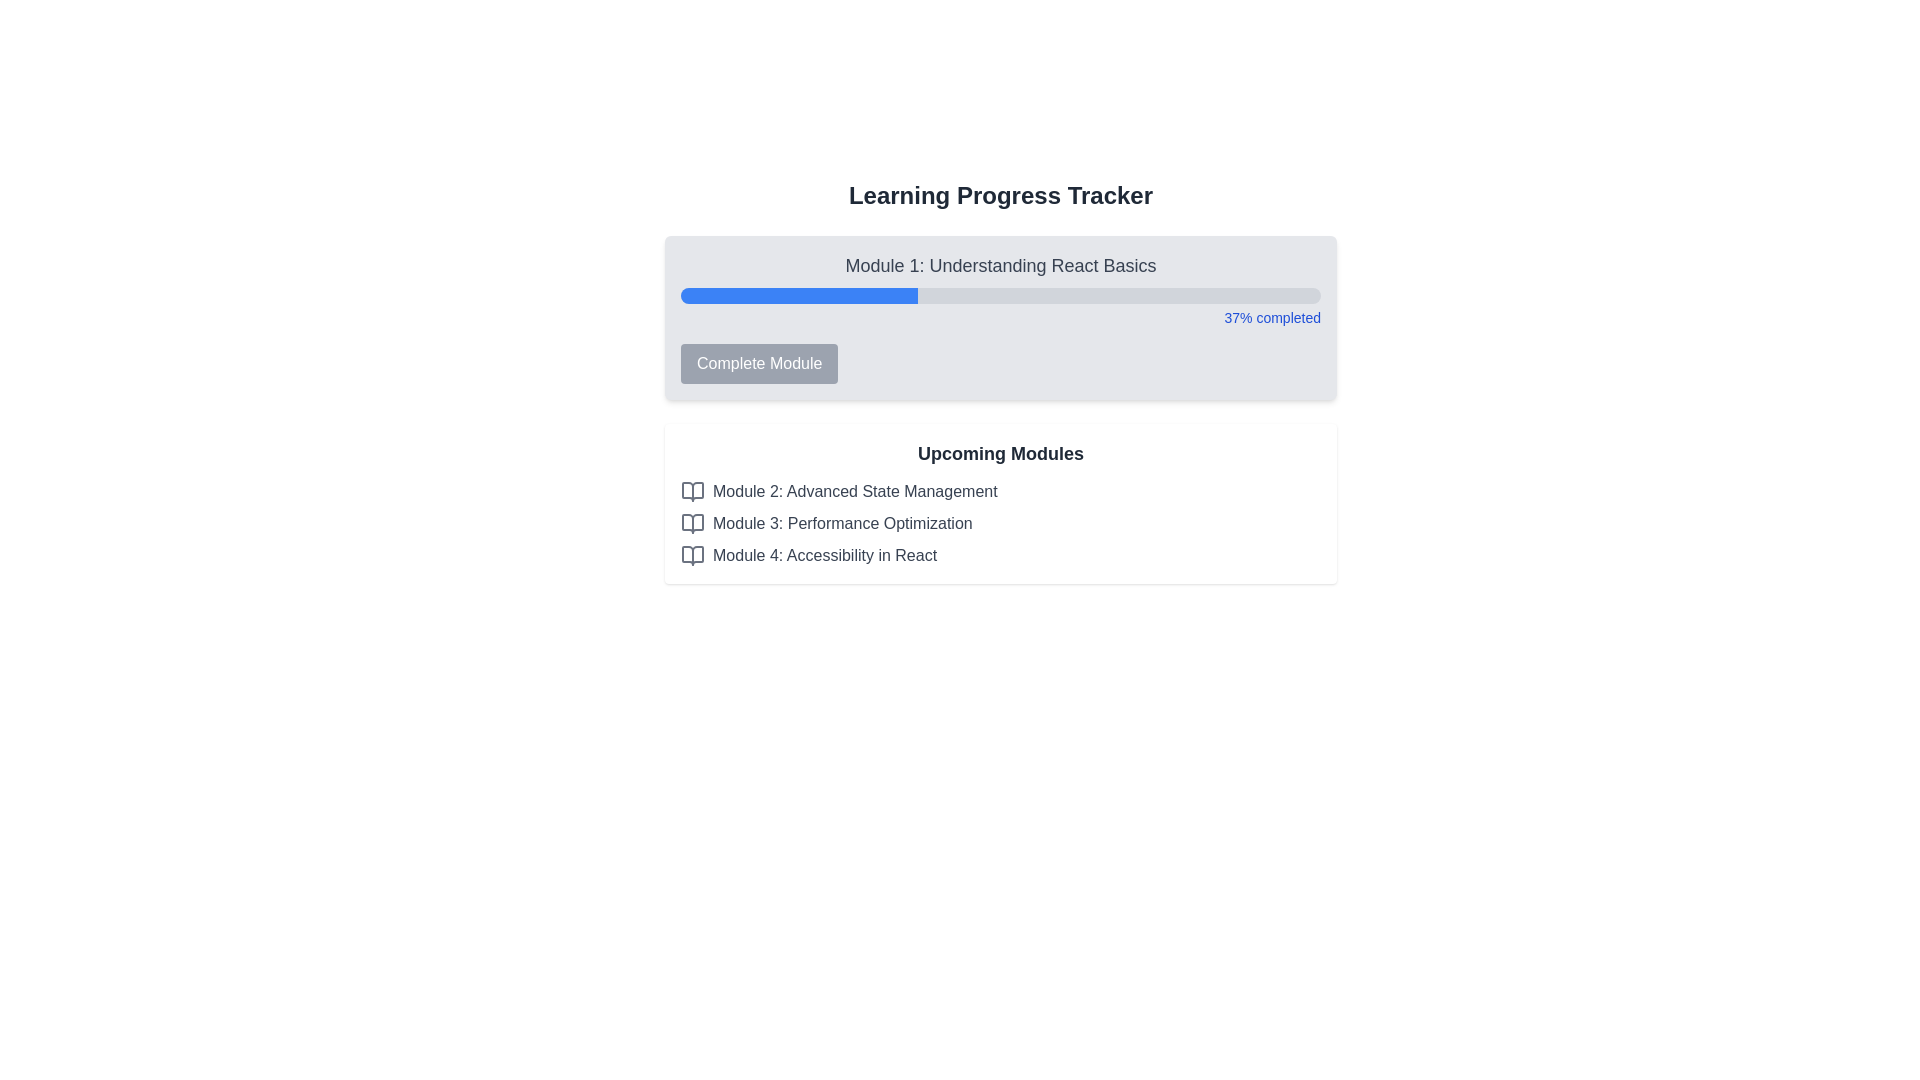 The width and height of the screenshot is (1920, 1080). I want to click on the open book icon located in the 'Upcoming Modules' section, adjacent to 'Module 2: Advanced State Management', so click(692, 492).